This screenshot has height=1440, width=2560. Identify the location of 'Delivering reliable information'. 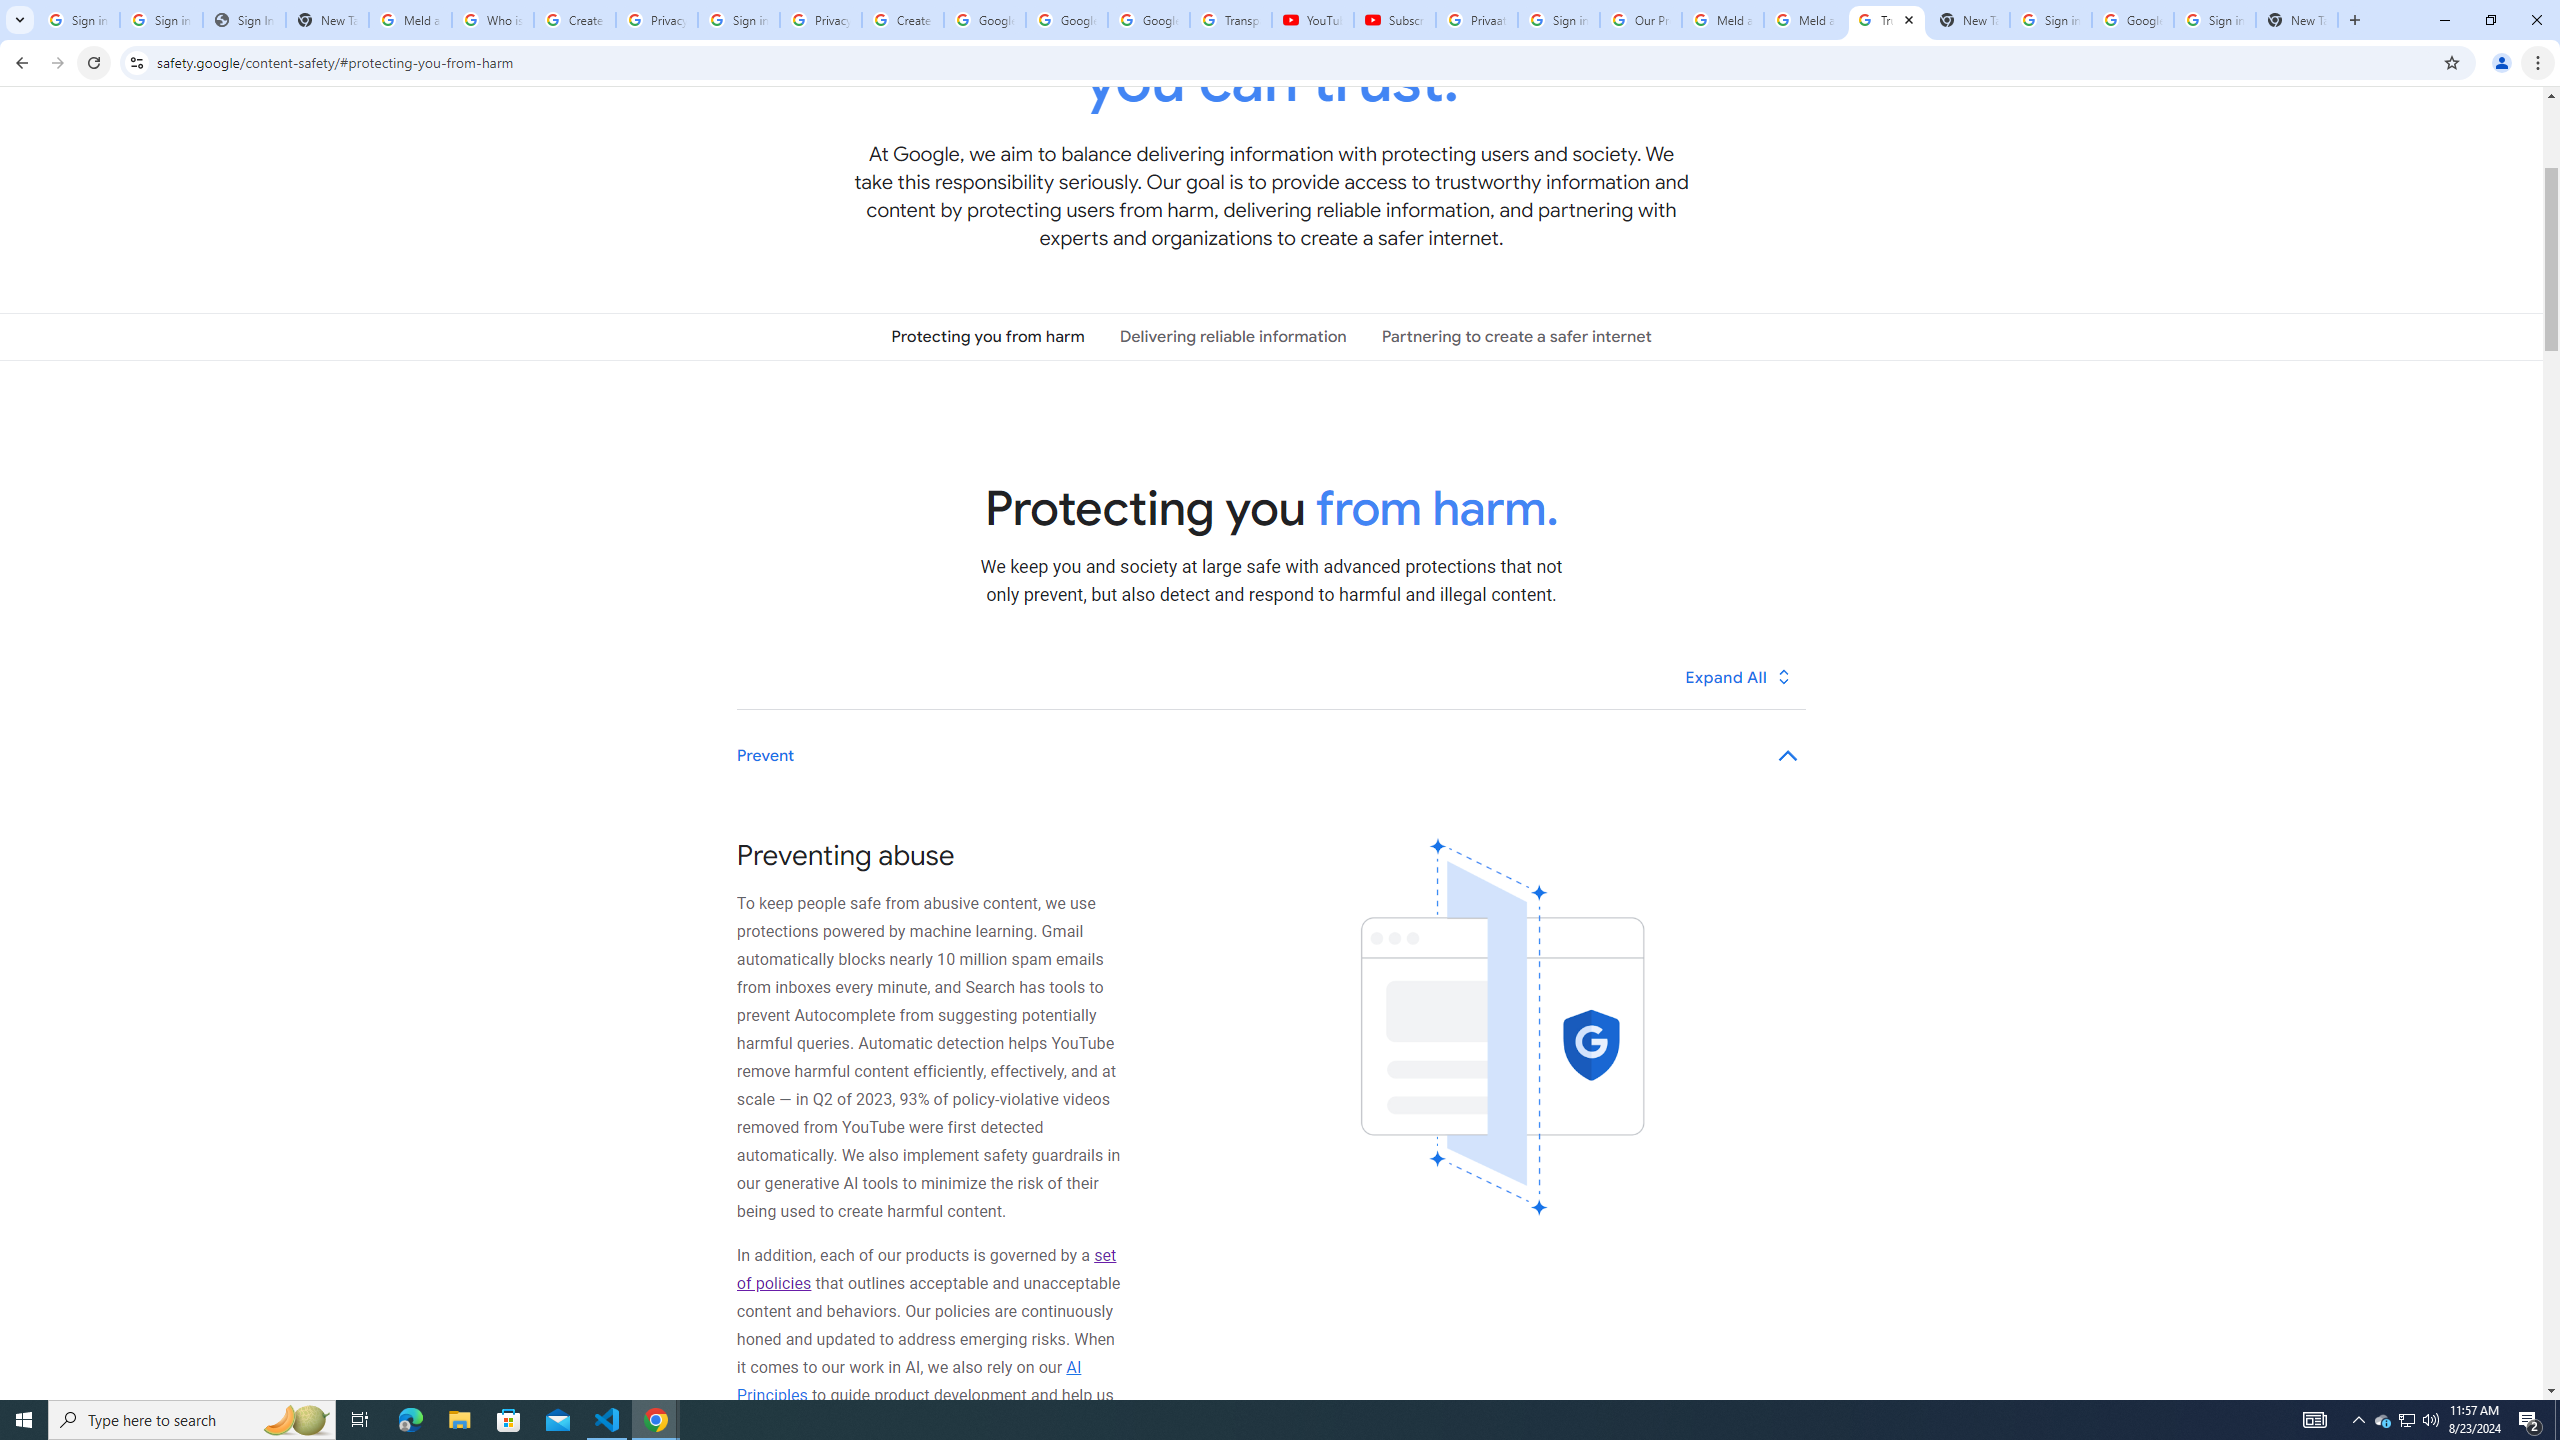
(1231, 336).